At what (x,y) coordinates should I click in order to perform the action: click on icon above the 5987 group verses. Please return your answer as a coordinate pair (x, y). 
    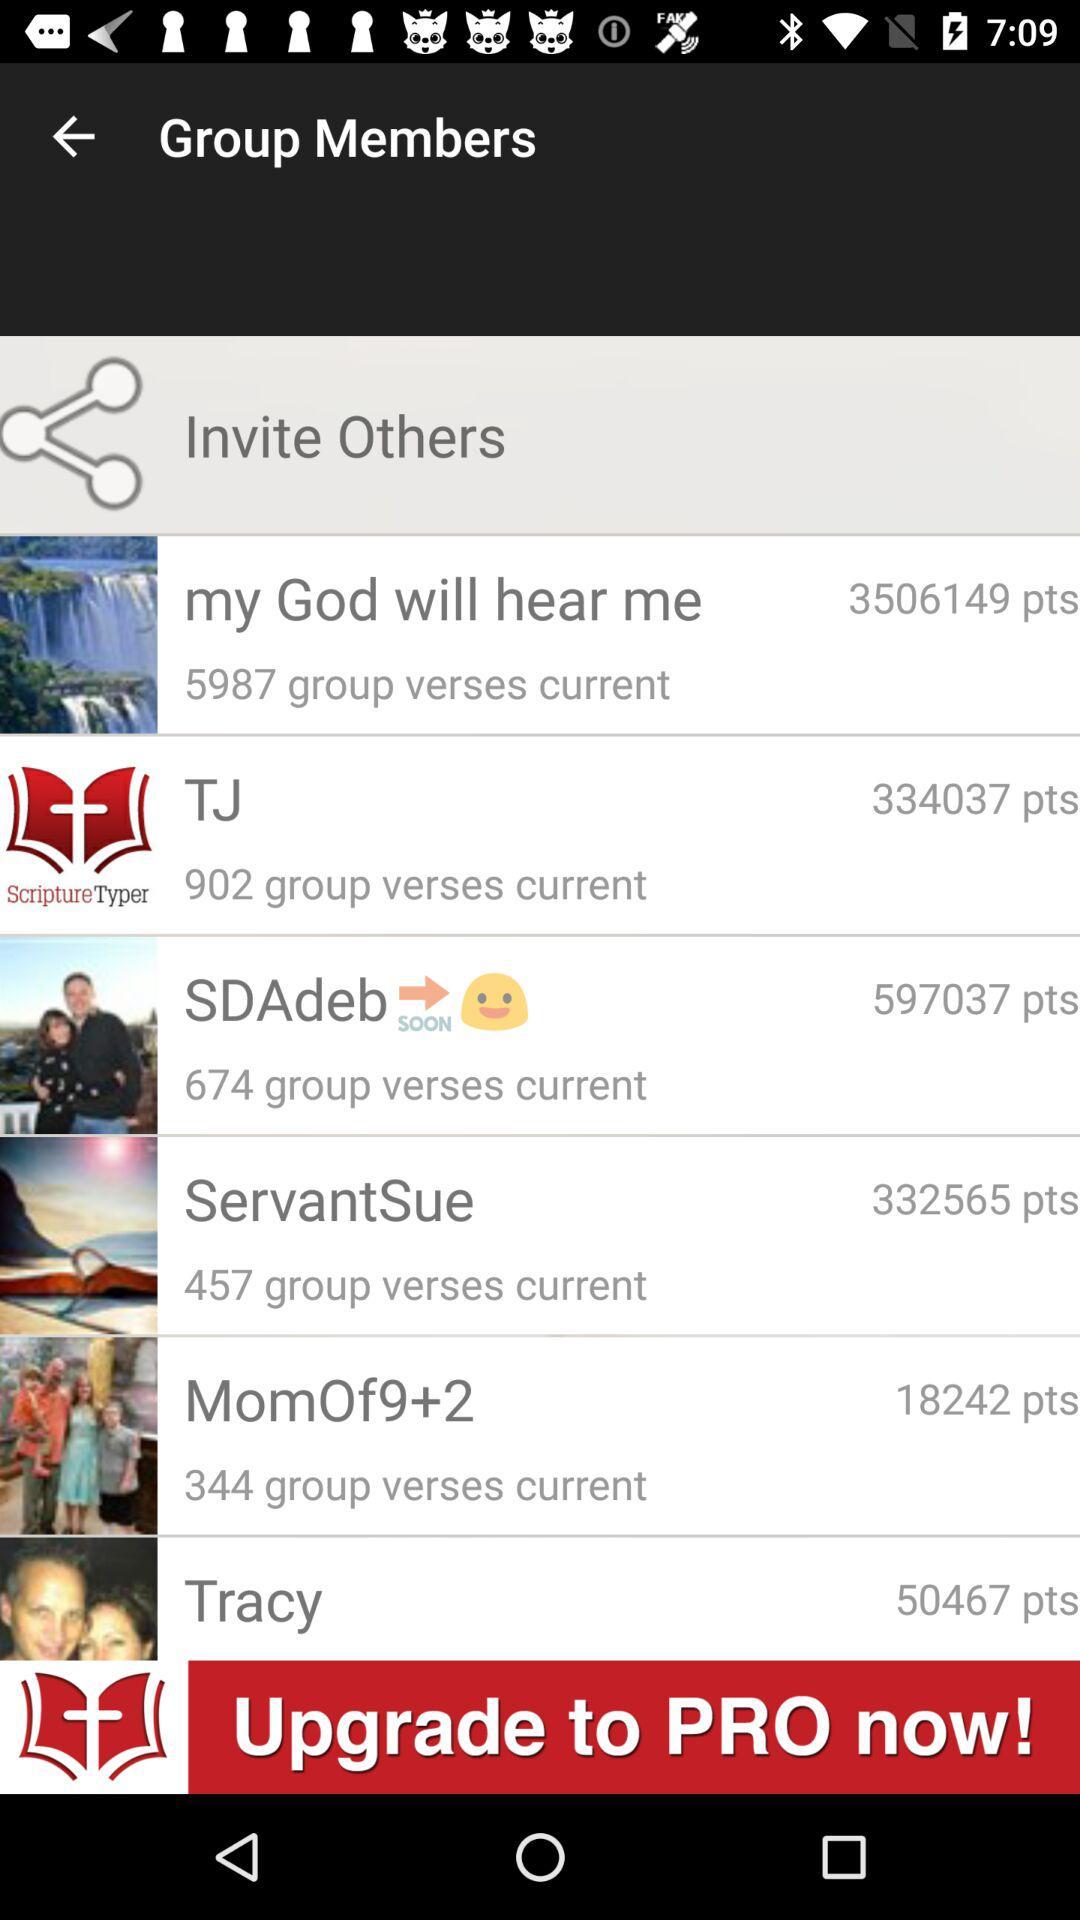
    Looking at the image, I should click on (963, 595).